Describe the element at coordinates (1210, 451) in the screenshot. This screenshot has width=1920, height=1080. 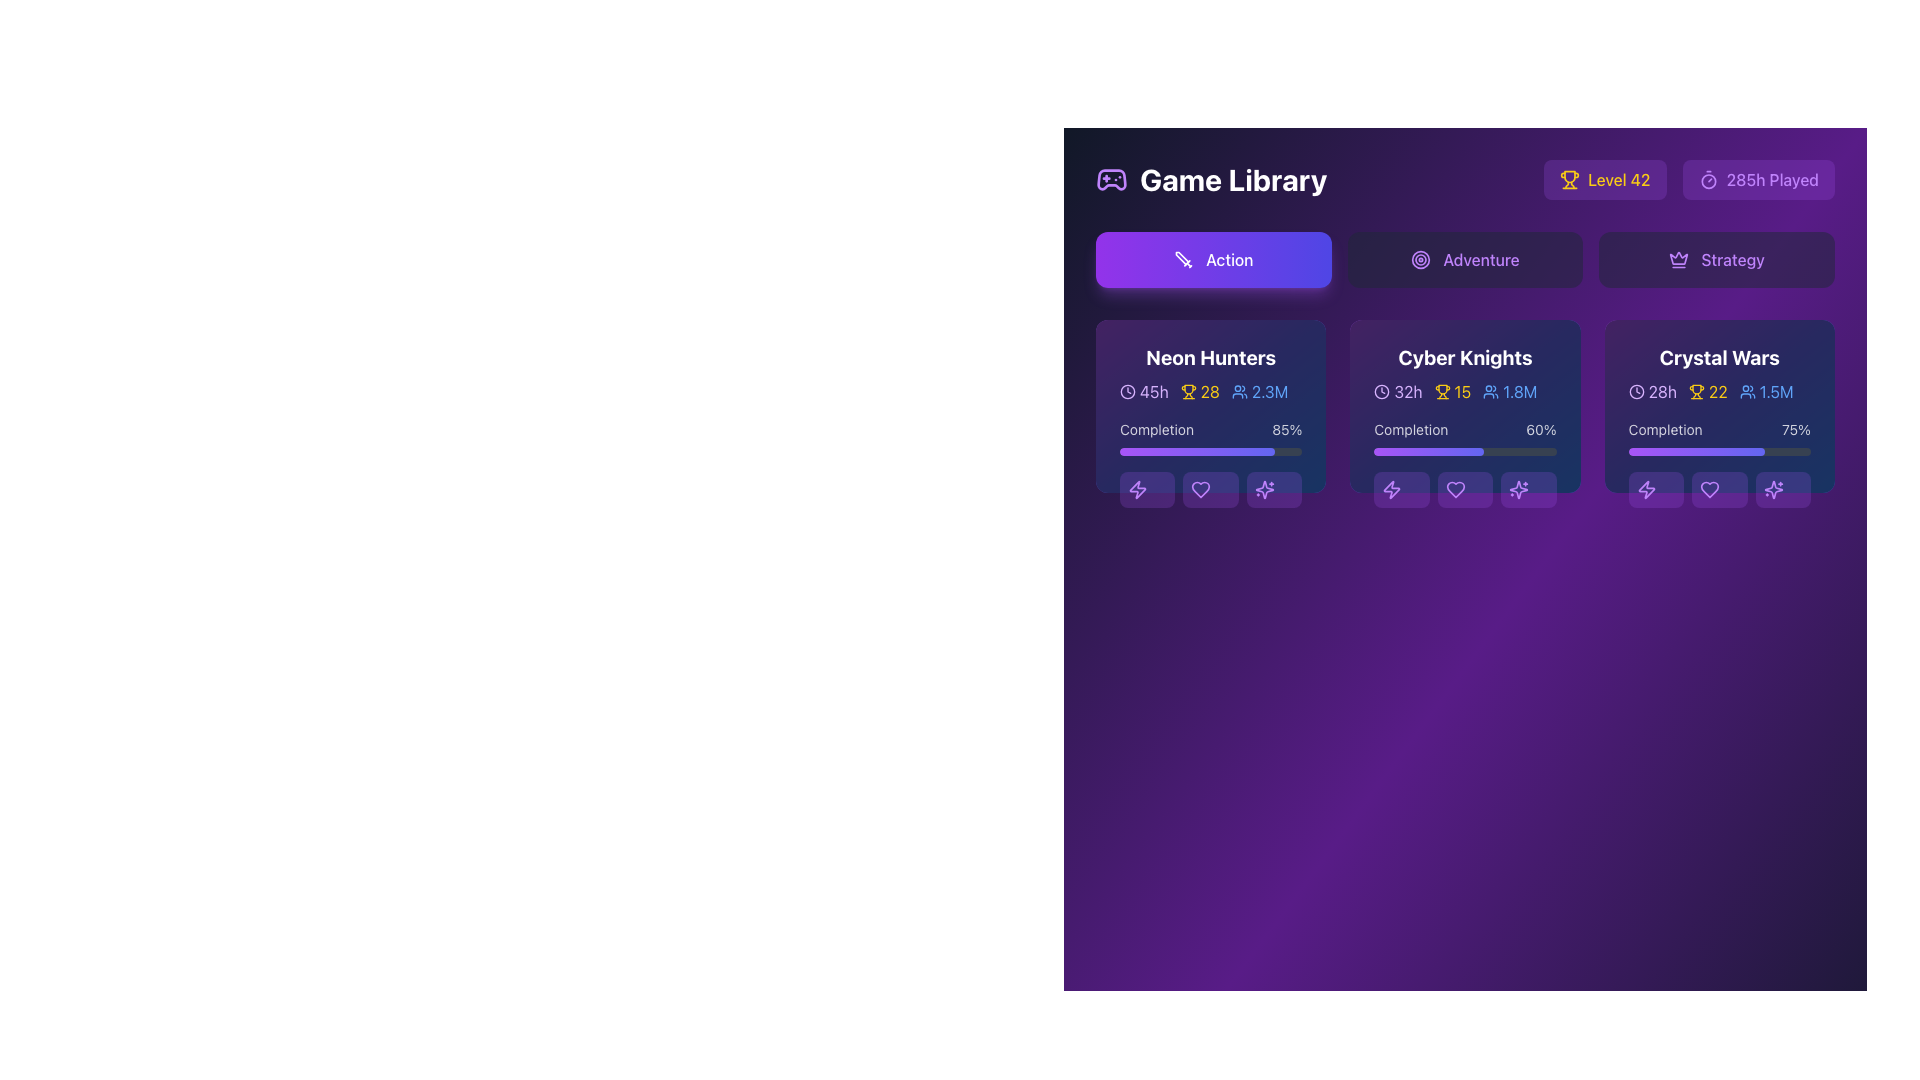
I see `the completion level represented by the Progress Bar located in the 'Neon Hunters' game card, positioned below the 'Completion' text and above the action icons` at that location.